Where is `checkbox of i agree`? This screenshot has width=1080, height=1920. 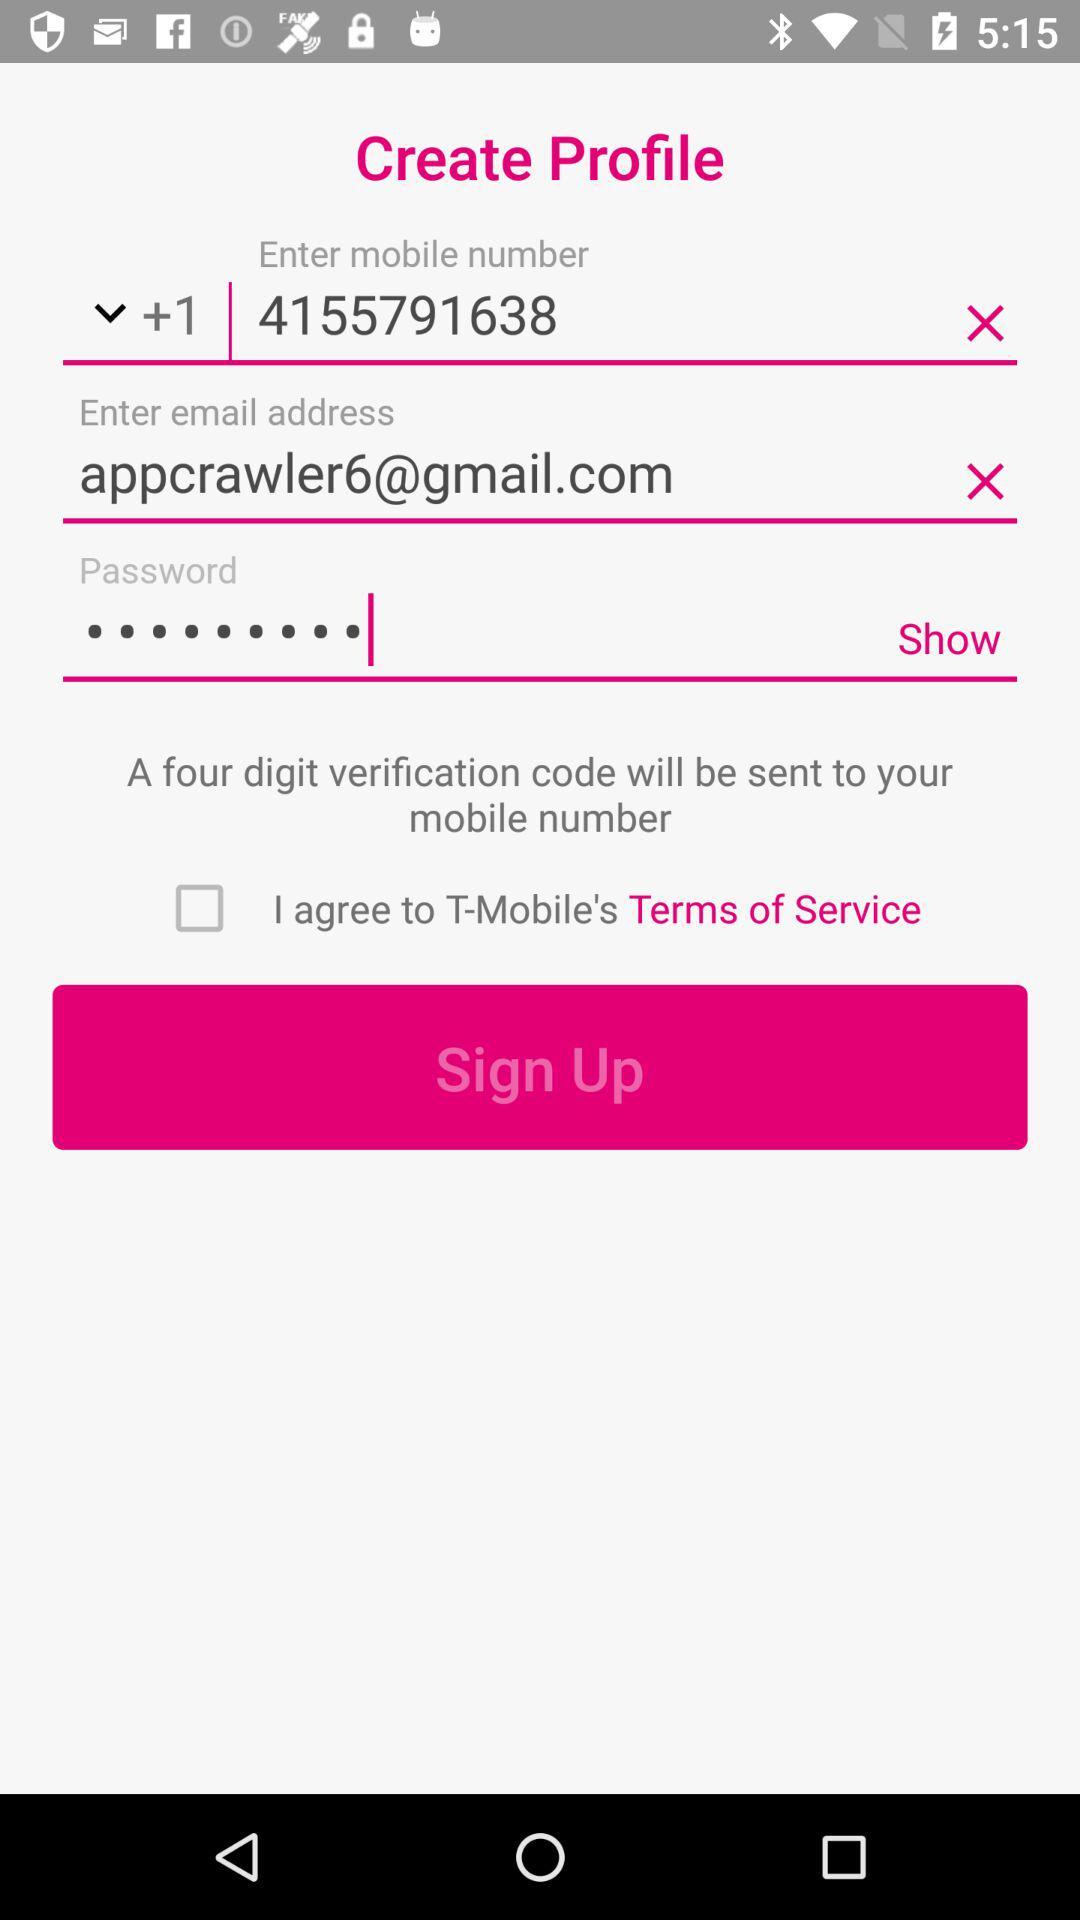
checkbox of i agree is located at coordinates (199, 907).